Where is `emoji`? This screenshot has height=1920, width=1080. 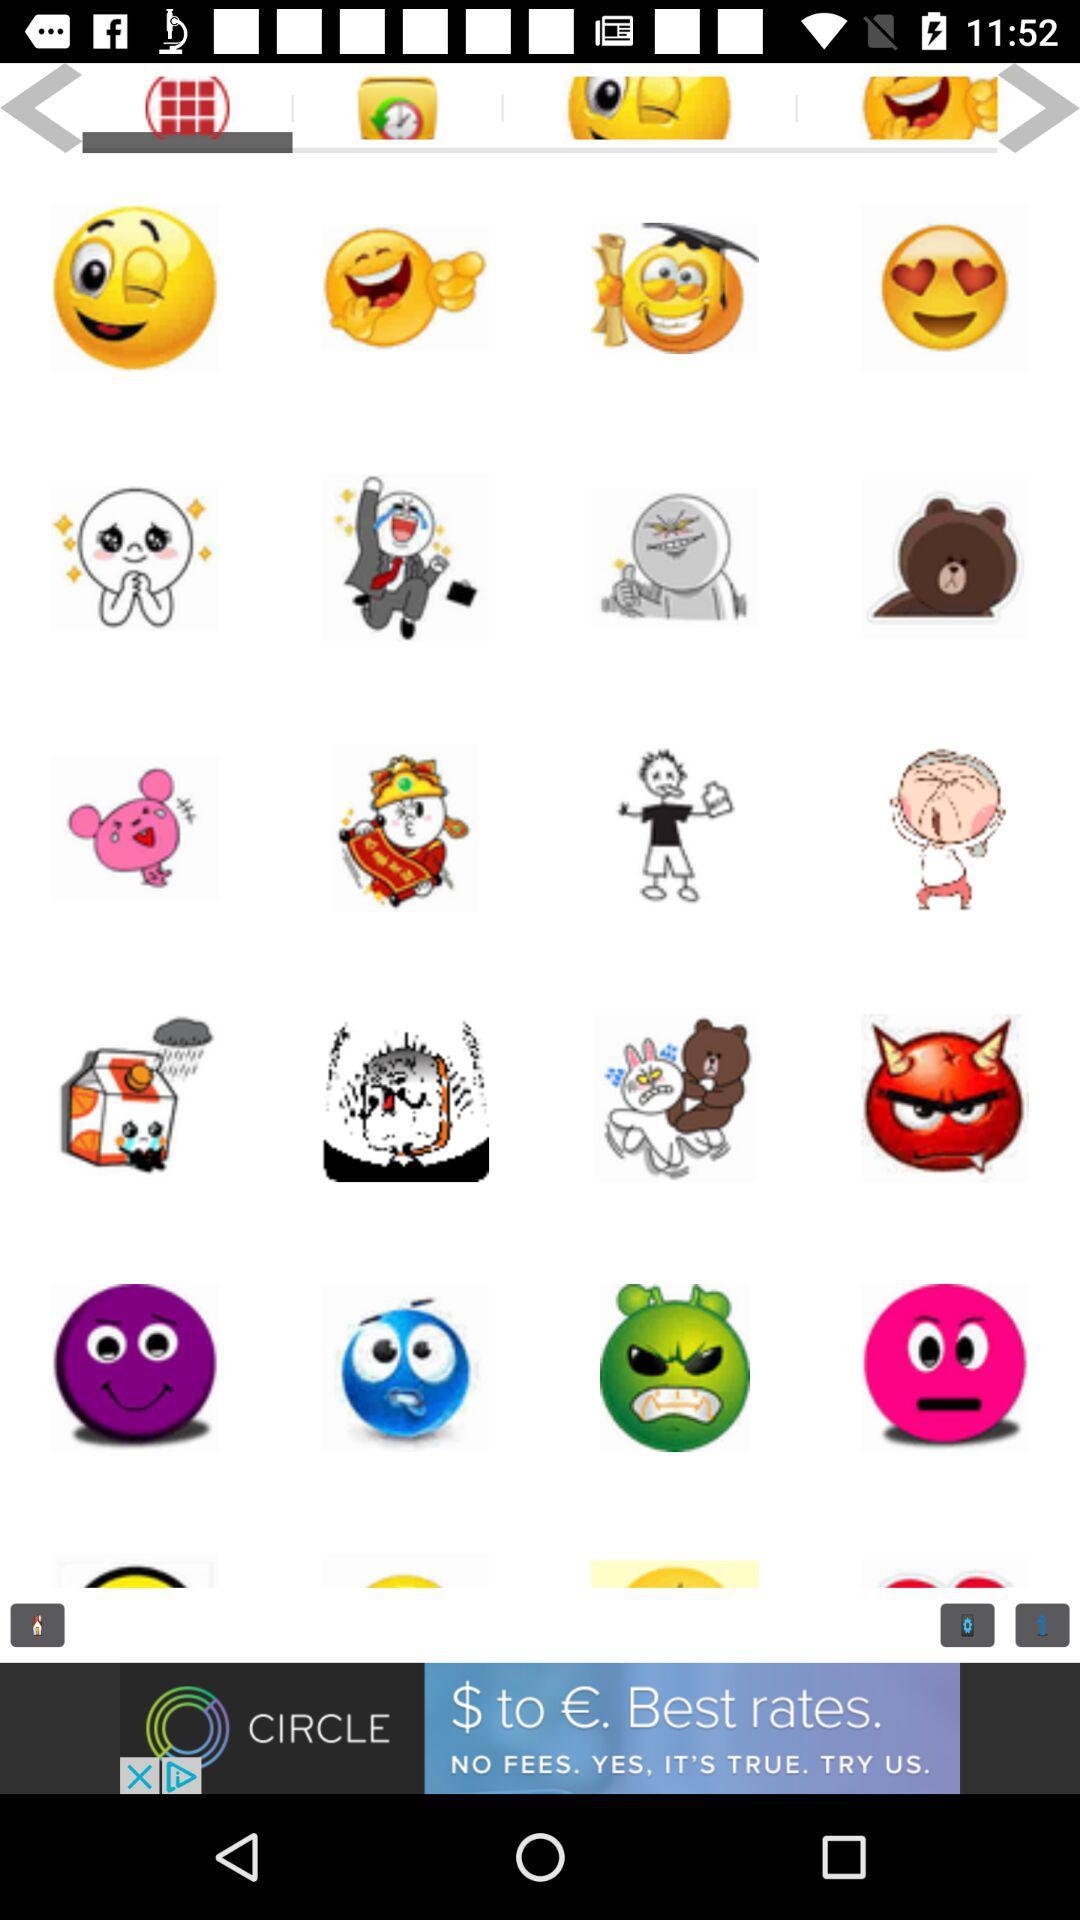
emoji is located at coordinates (675, 828).